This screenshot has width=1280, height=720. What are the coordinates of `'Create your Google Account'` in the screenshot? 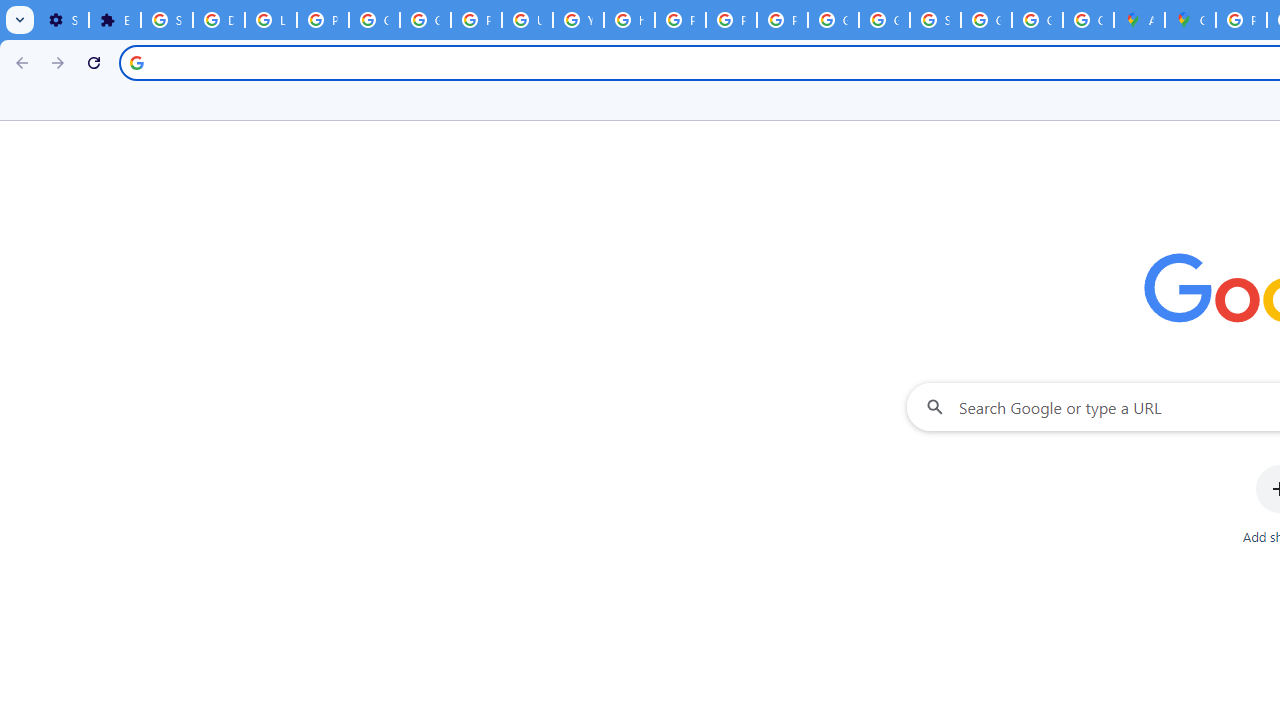 It's located at (1087, 20).